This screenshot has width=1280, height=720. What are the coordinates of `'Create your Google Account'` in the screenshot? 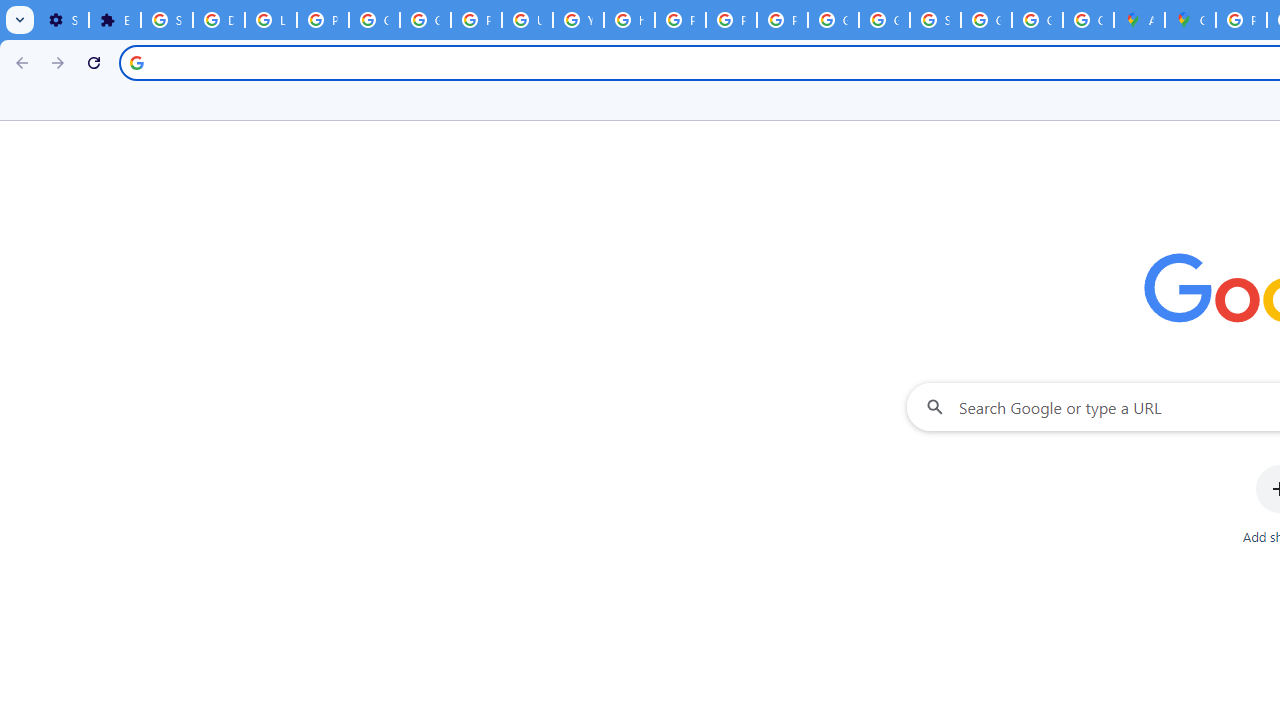 It's located at (1087, 20).